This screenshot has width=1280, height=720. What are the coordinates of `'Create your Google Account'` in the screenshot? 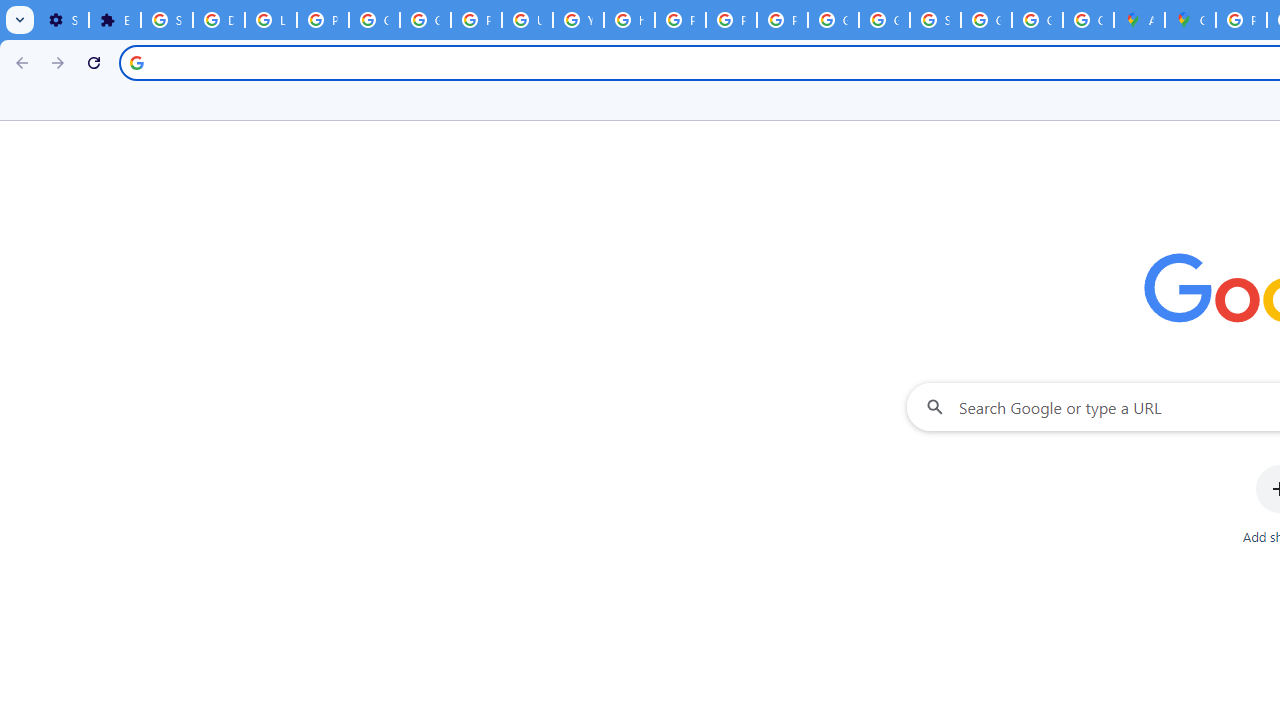 It's located at (1087, 20).